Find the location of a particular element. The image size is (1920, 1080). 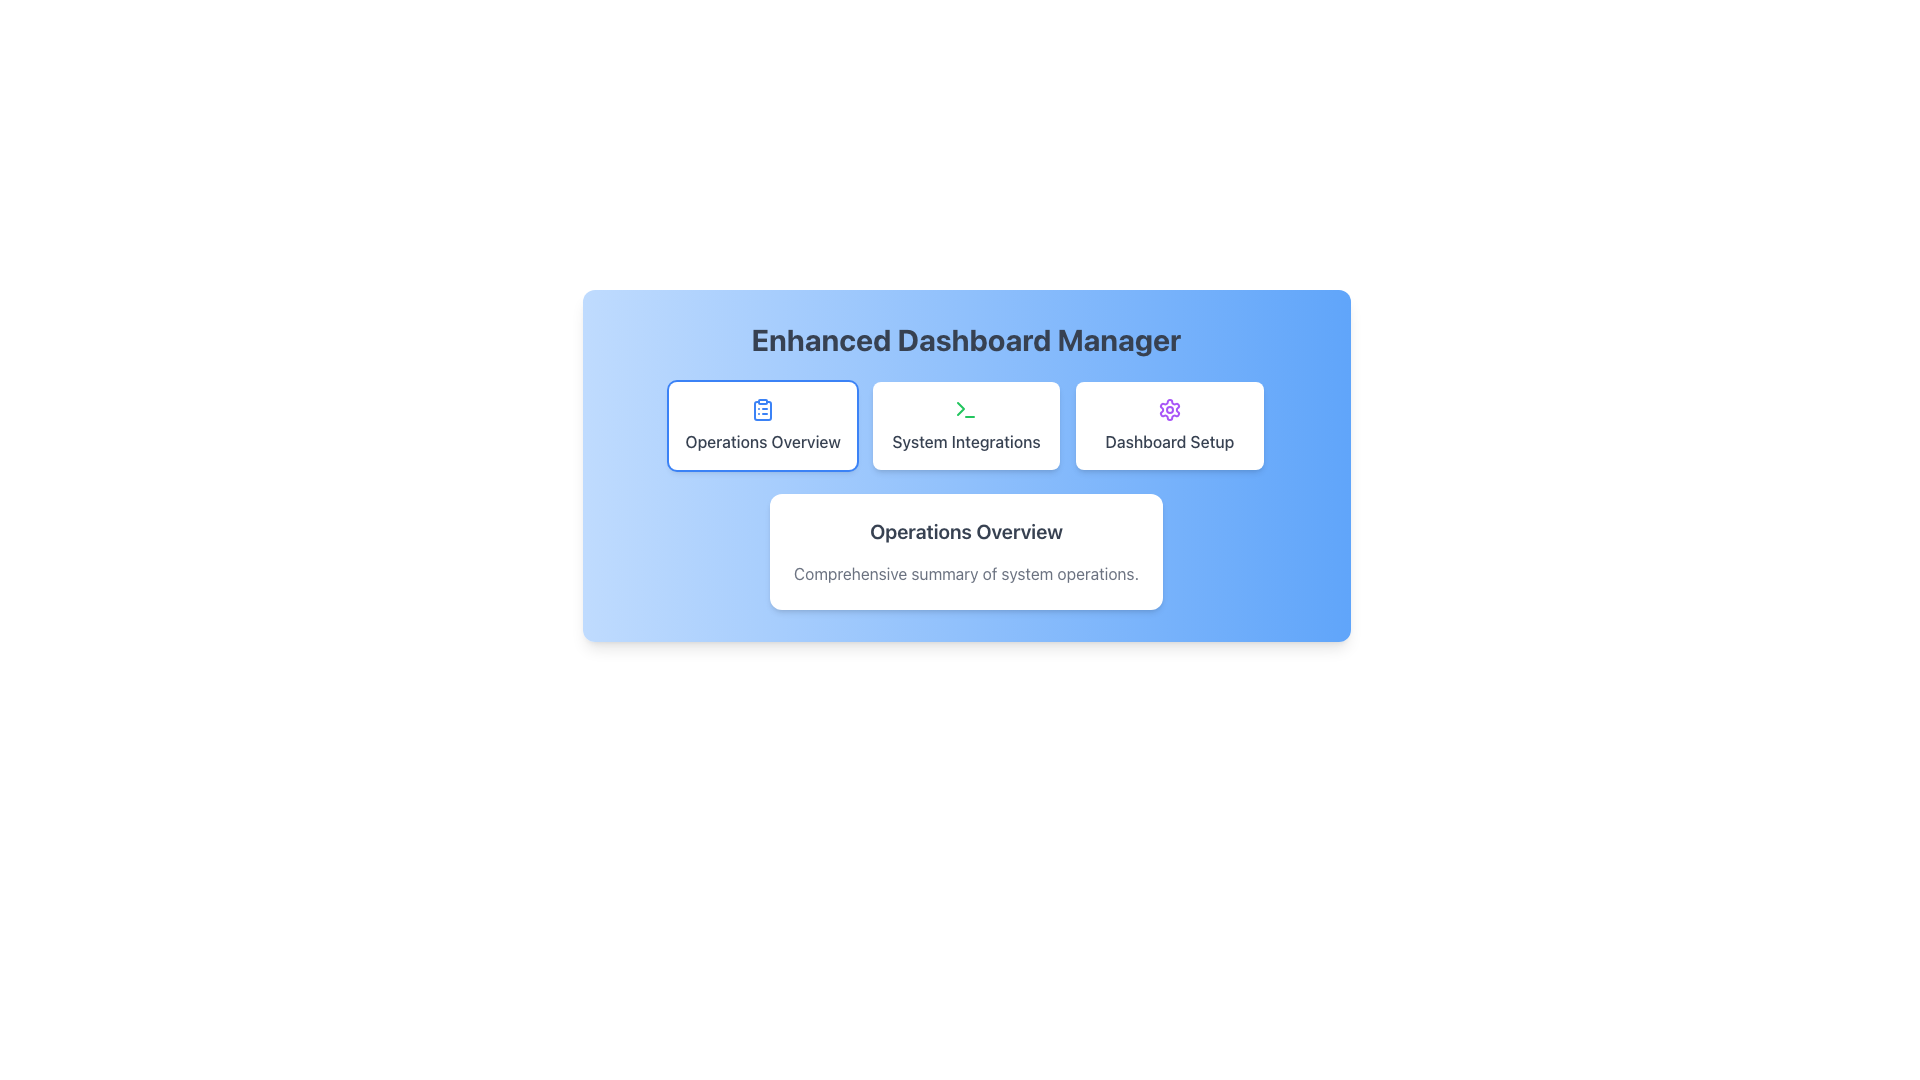

the 'Operations Overview' icon located at the top center of the 'Operations Overview' card is located at coordinates (762, 408).